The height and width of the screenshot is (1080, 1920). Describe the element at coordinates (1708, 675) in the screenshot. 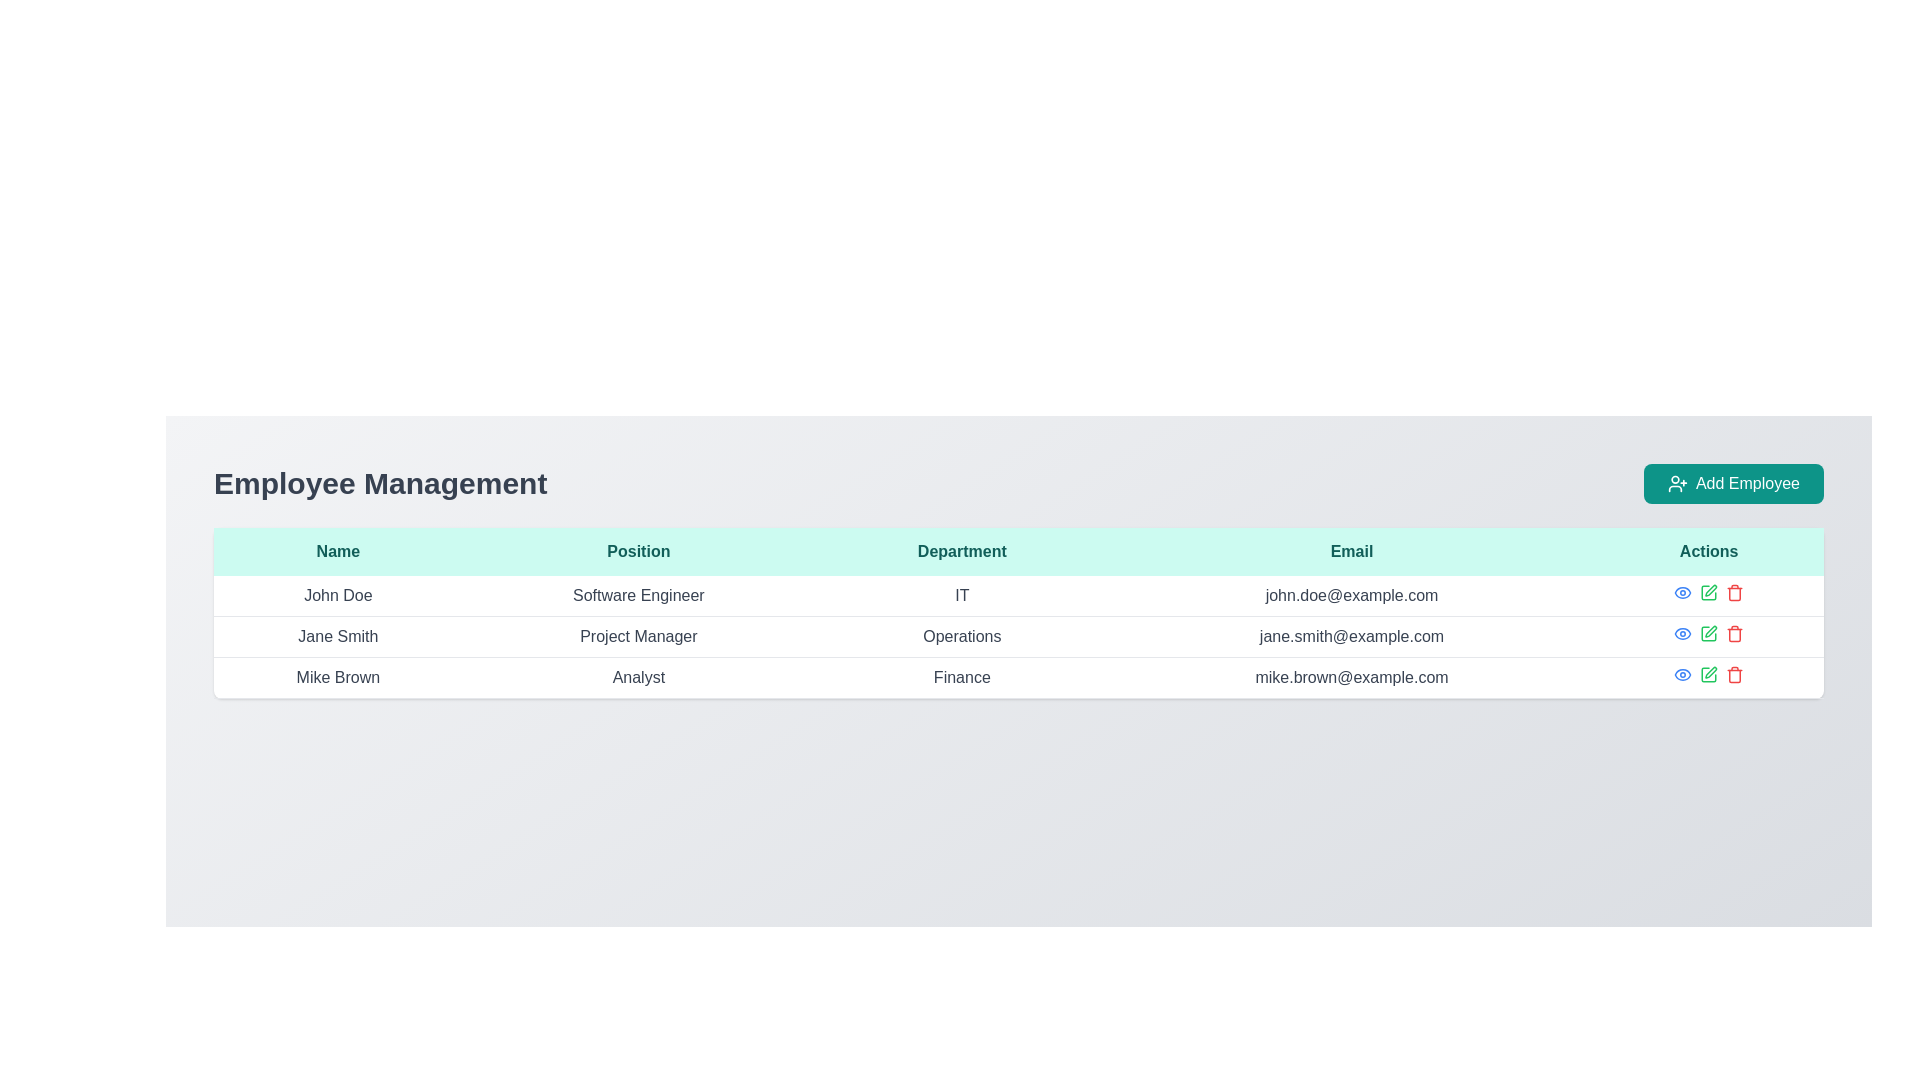

I see `the Icon group button in the Actions column corresponding to 'Mike Brown'` at that location.